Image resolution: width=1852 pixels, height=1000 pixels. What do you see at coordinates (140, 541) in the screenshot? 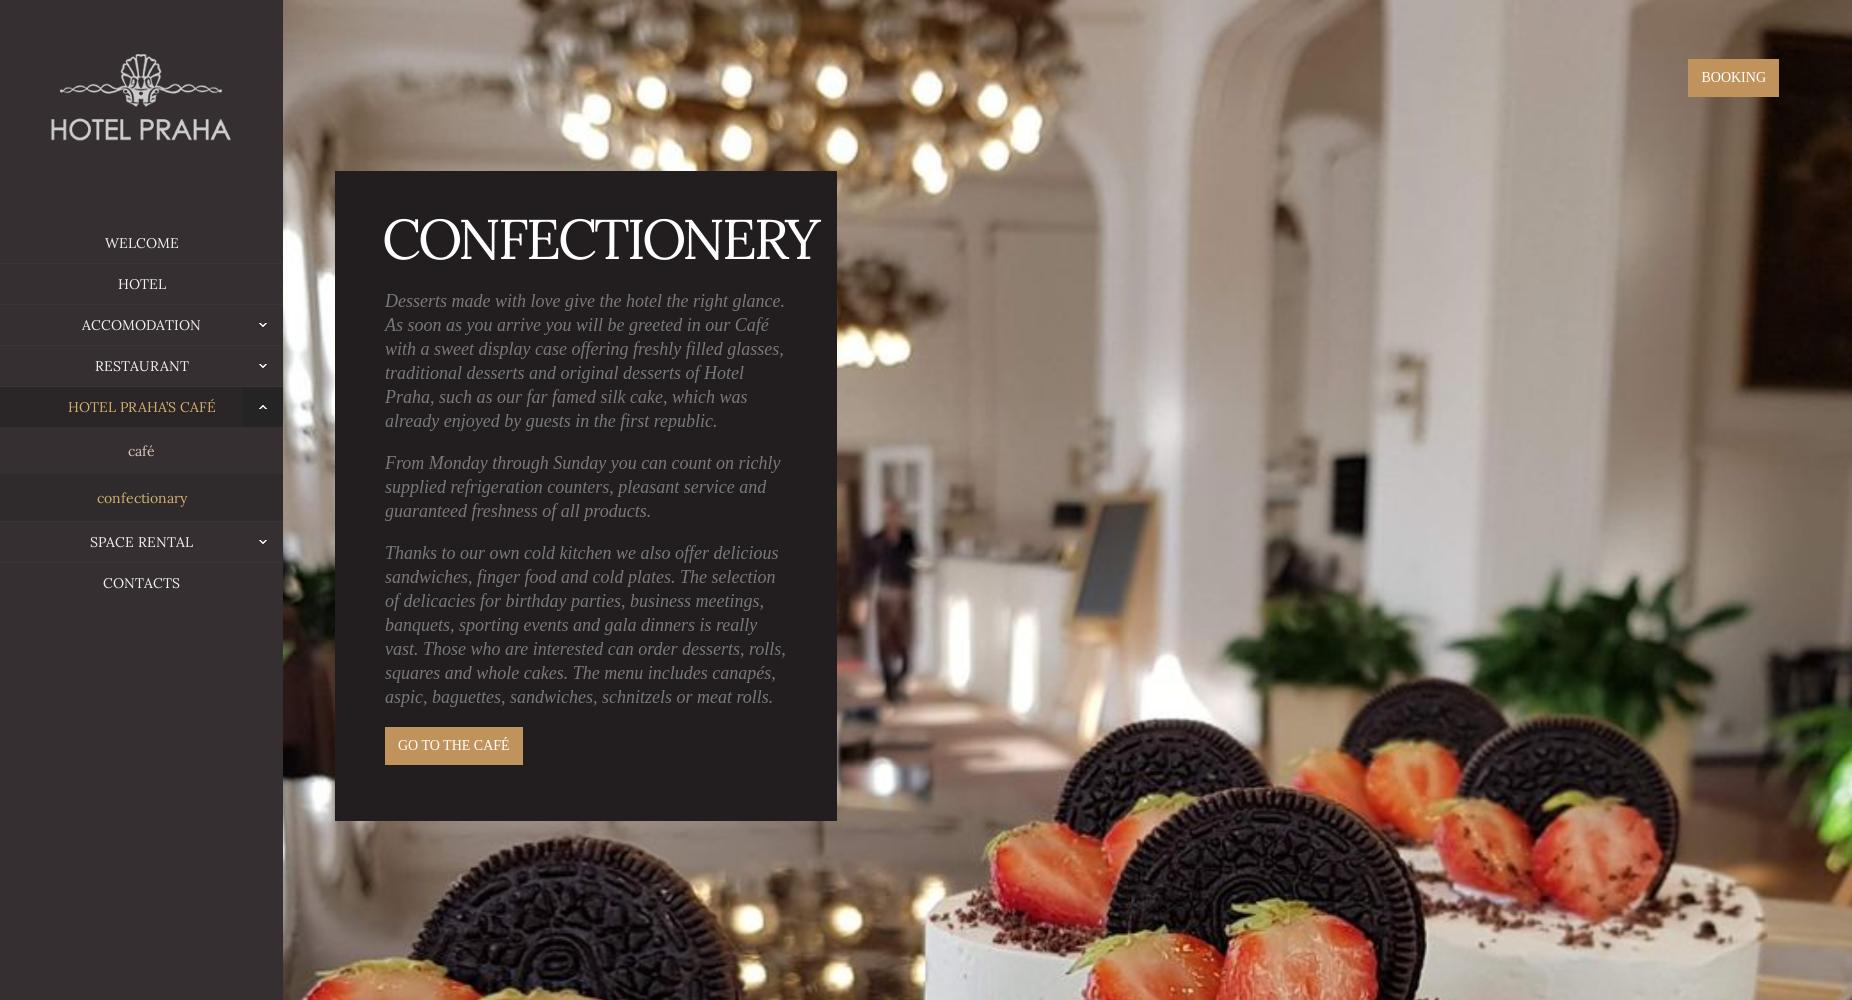
I see `'Space rental'` at bounding box center [140, 541].